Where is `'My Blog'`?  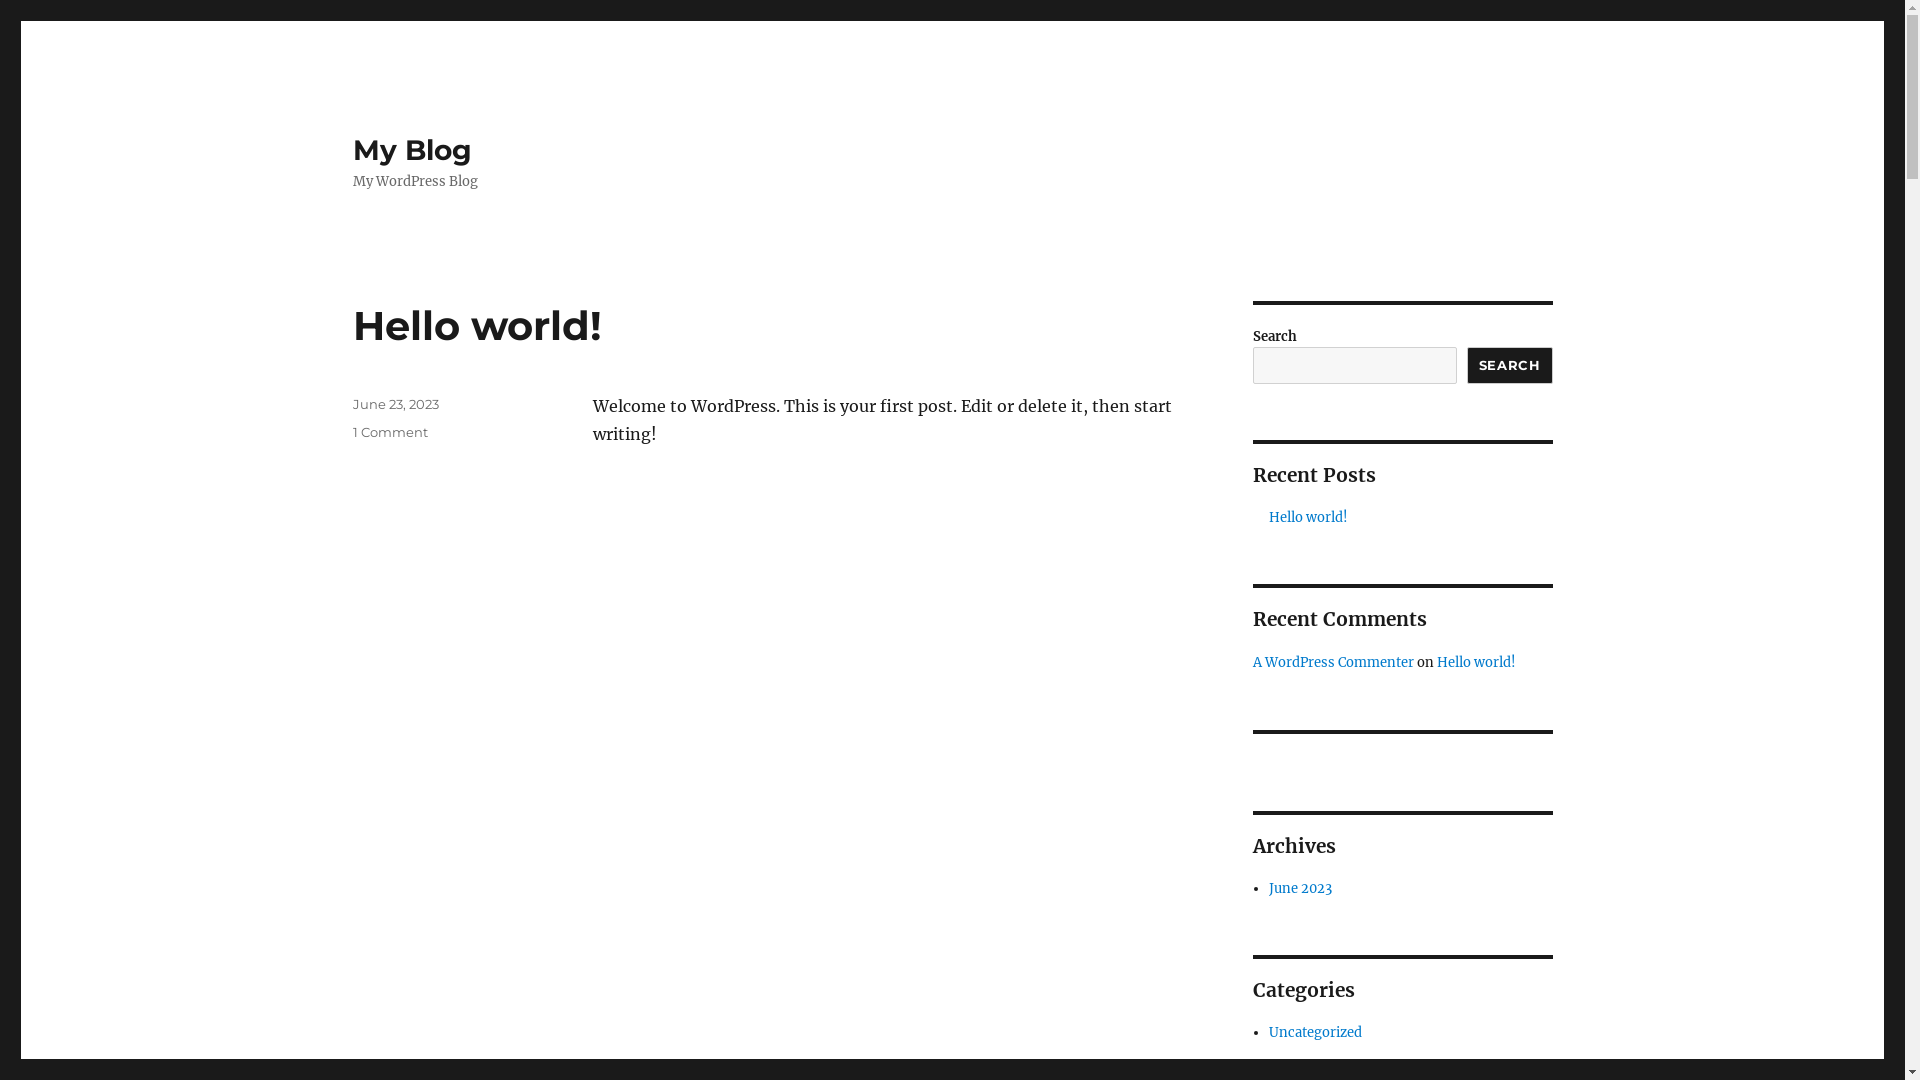 'My Blog' is located at coordinates (410, 149).